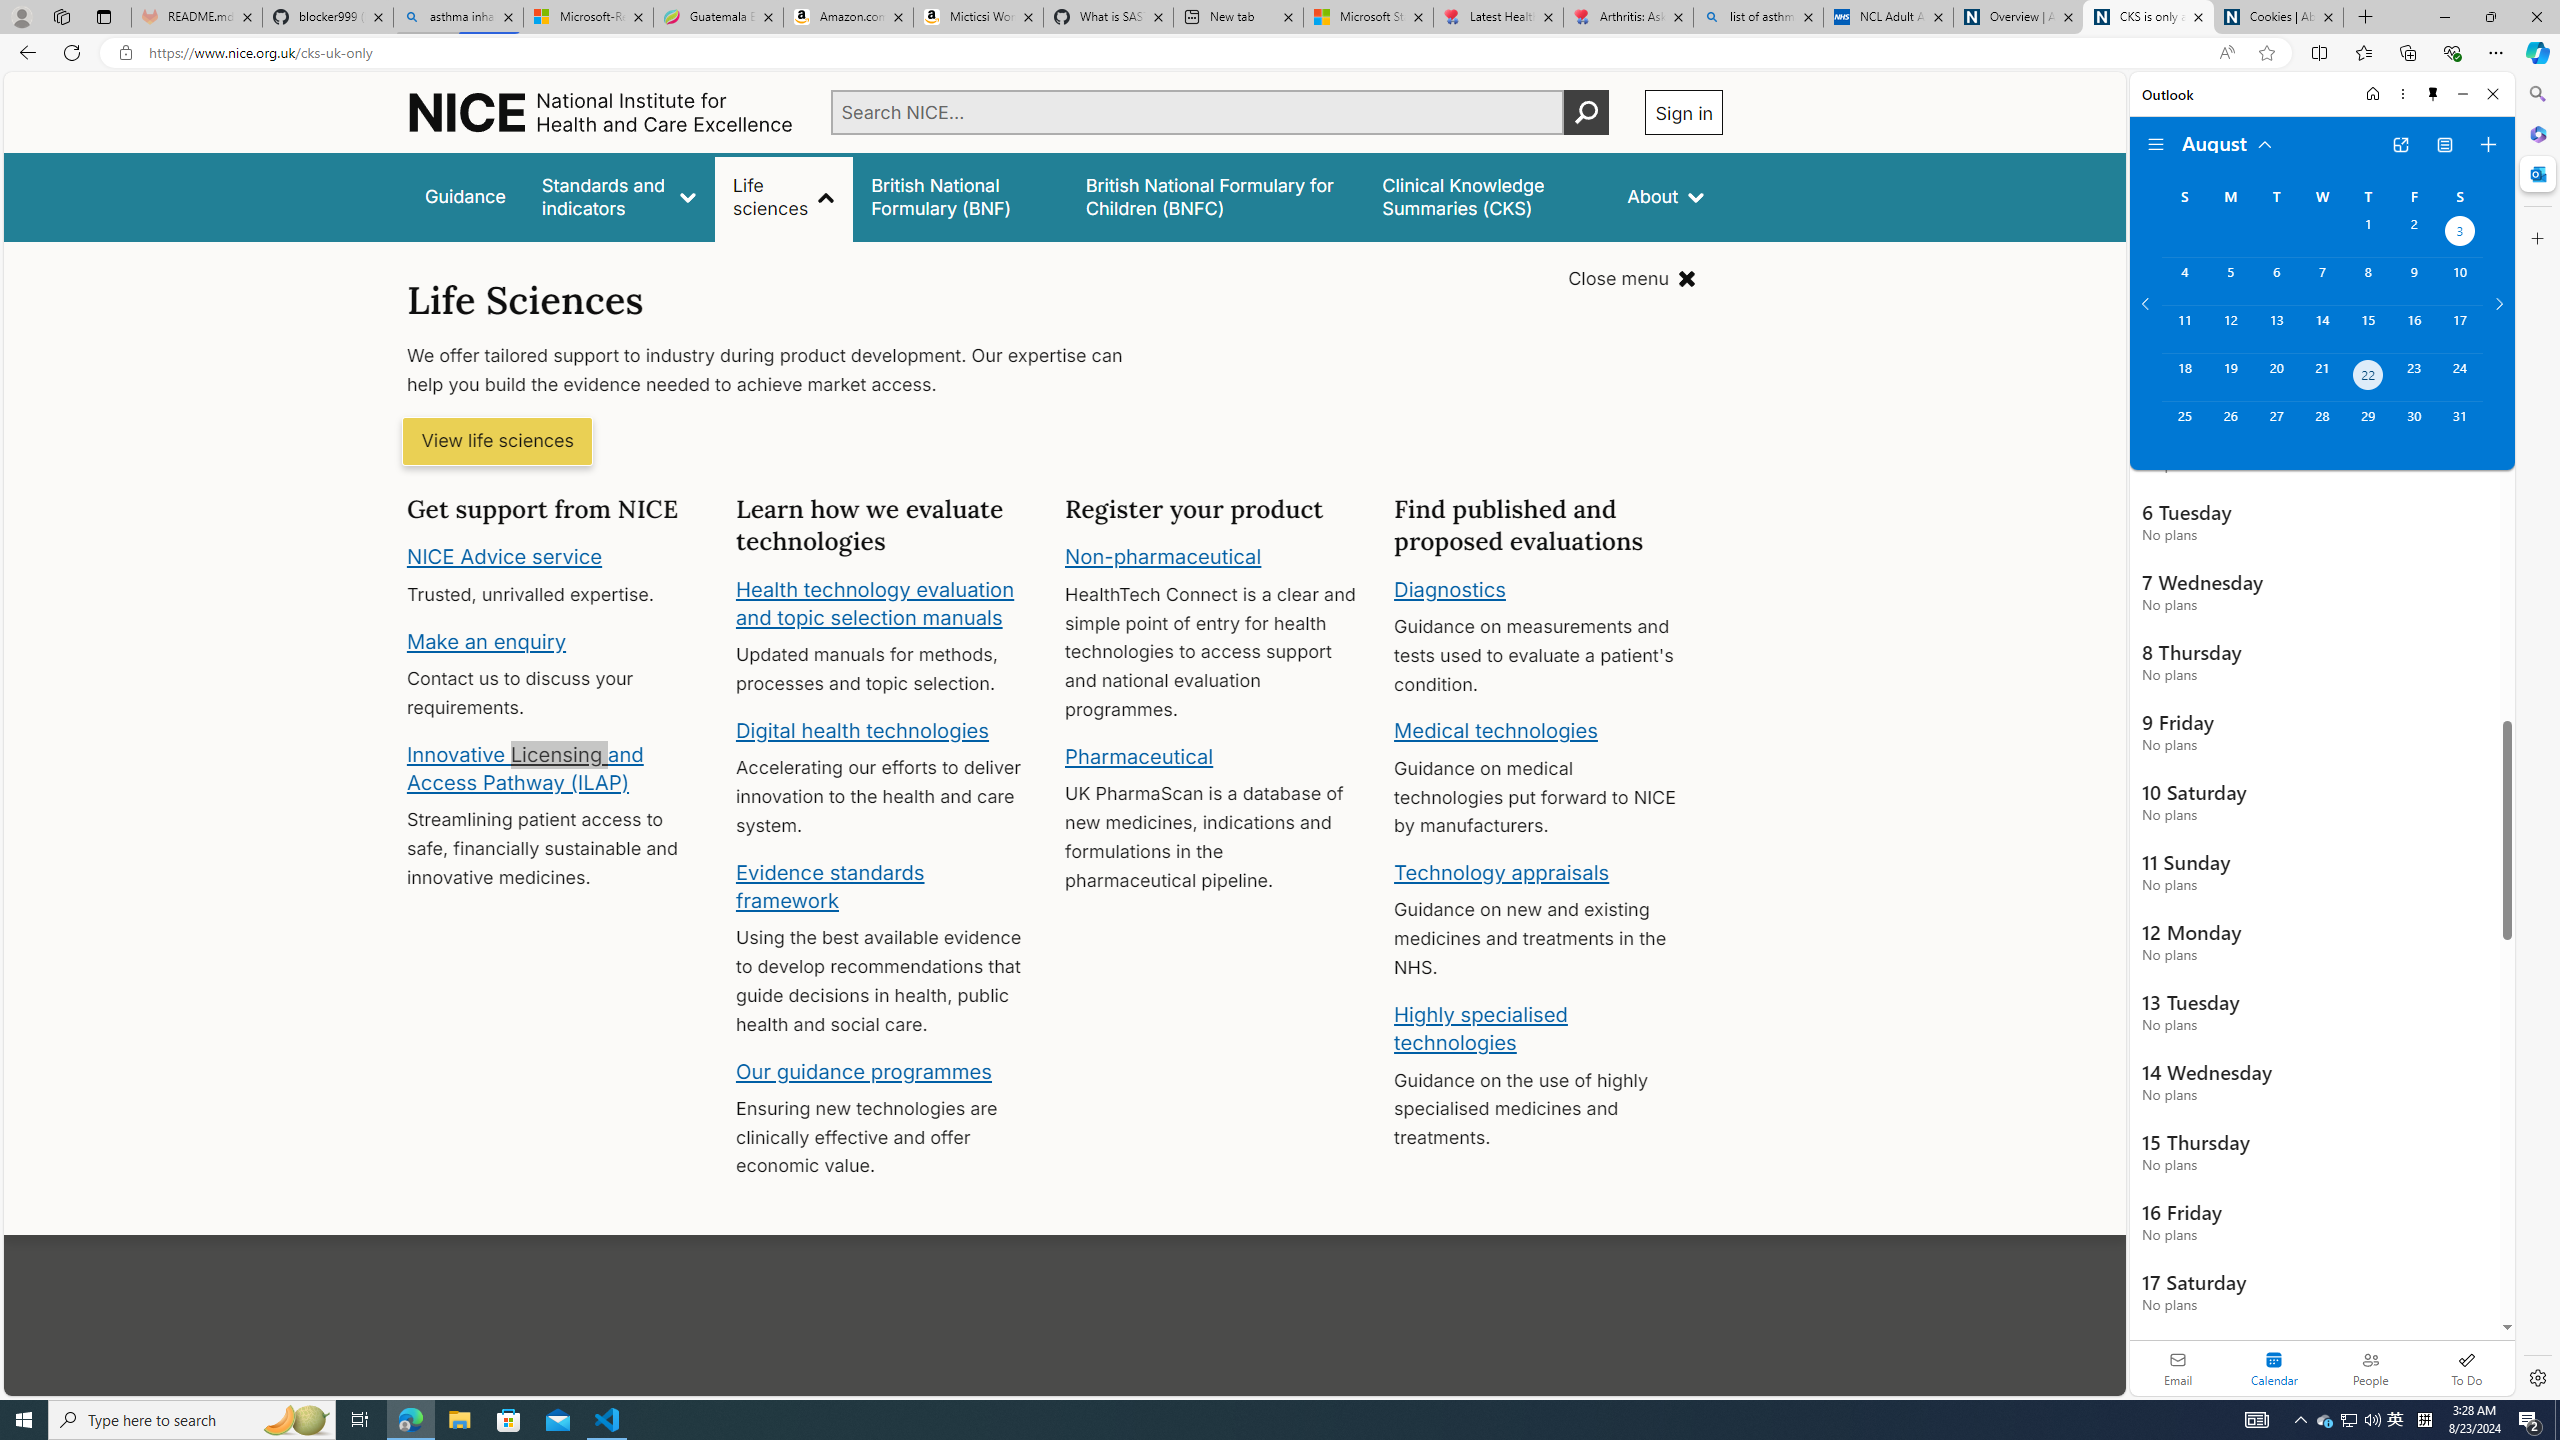  What do you see at coordinates (2369, 1367) in the screenshot?
I see `'People'` at bounding box center [2369, 1367].